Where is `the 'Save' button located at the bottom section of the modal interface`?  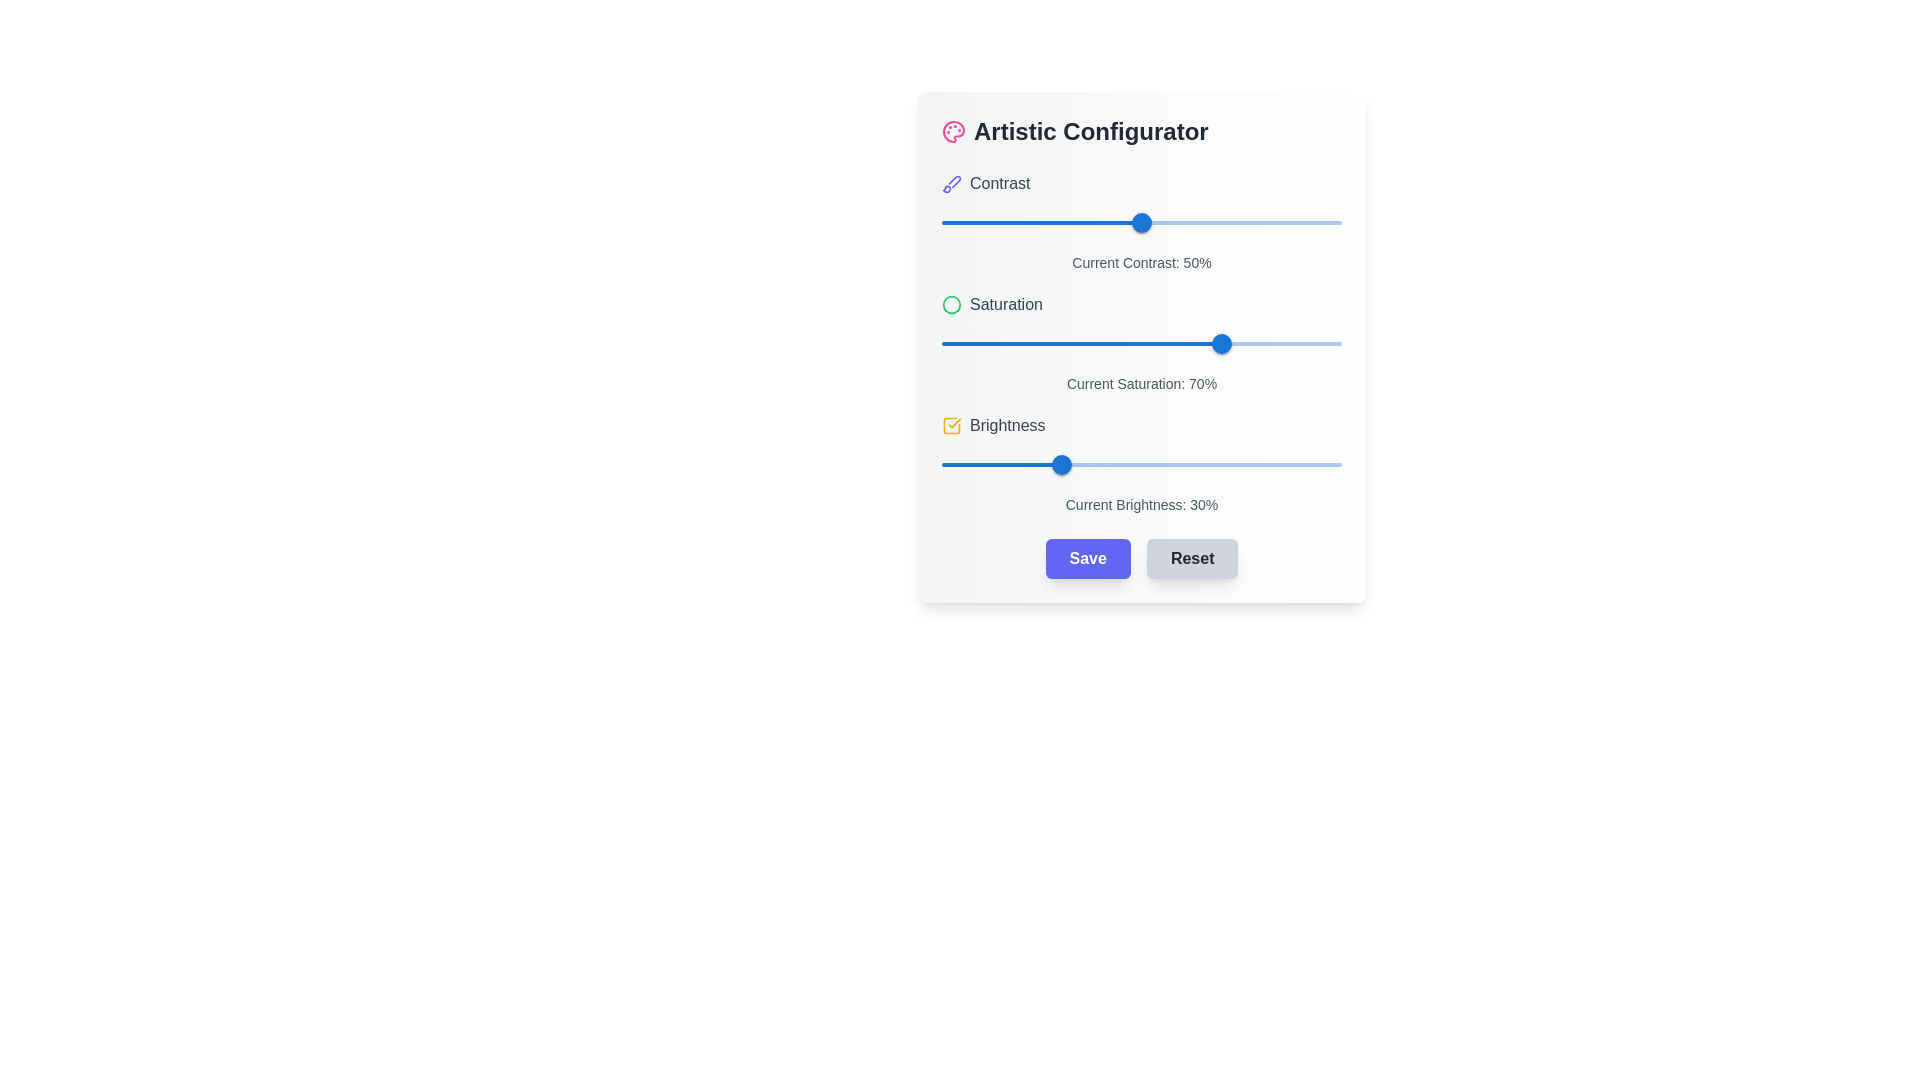
the 'Save' button located at the bottom section of the modal interface is located at coordinates (1087, 559).